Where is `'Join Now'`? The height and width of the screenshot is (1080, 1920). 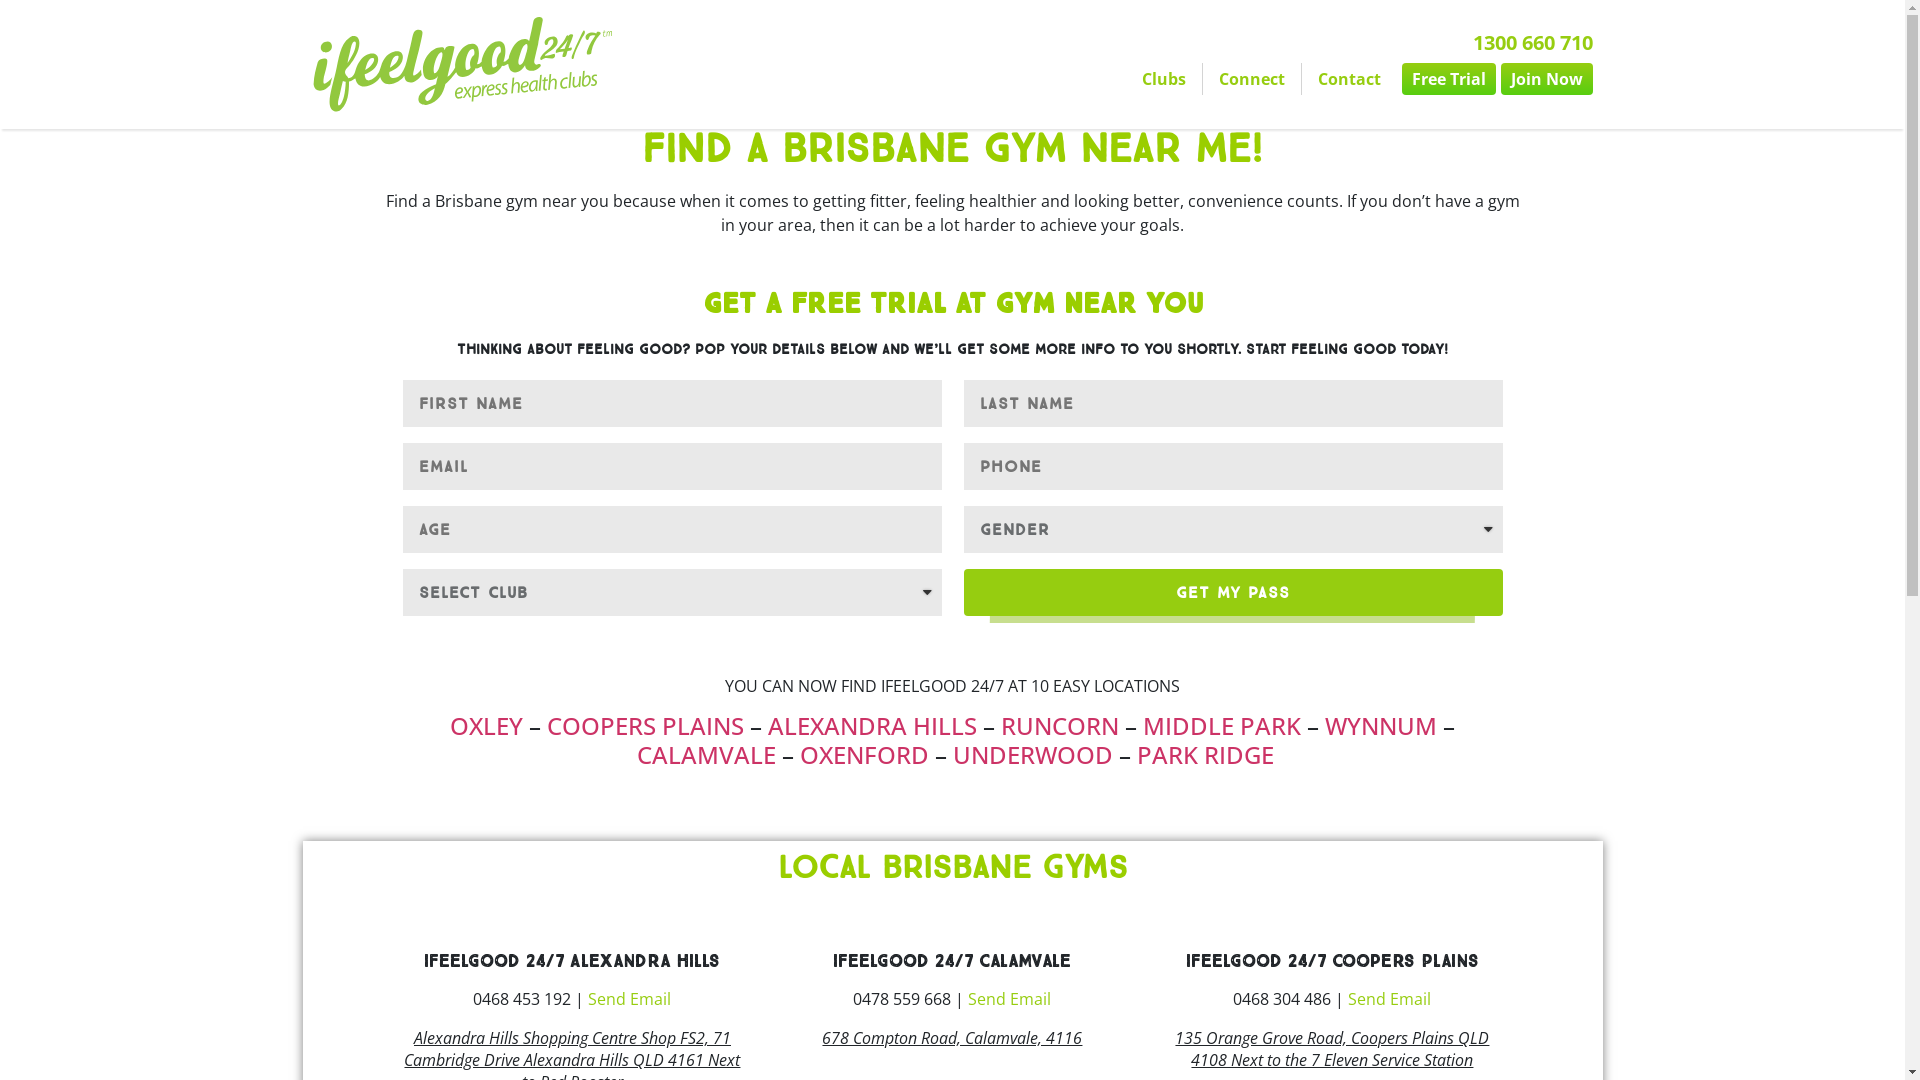 'Join Now' is located at coordinates (1544, 77).